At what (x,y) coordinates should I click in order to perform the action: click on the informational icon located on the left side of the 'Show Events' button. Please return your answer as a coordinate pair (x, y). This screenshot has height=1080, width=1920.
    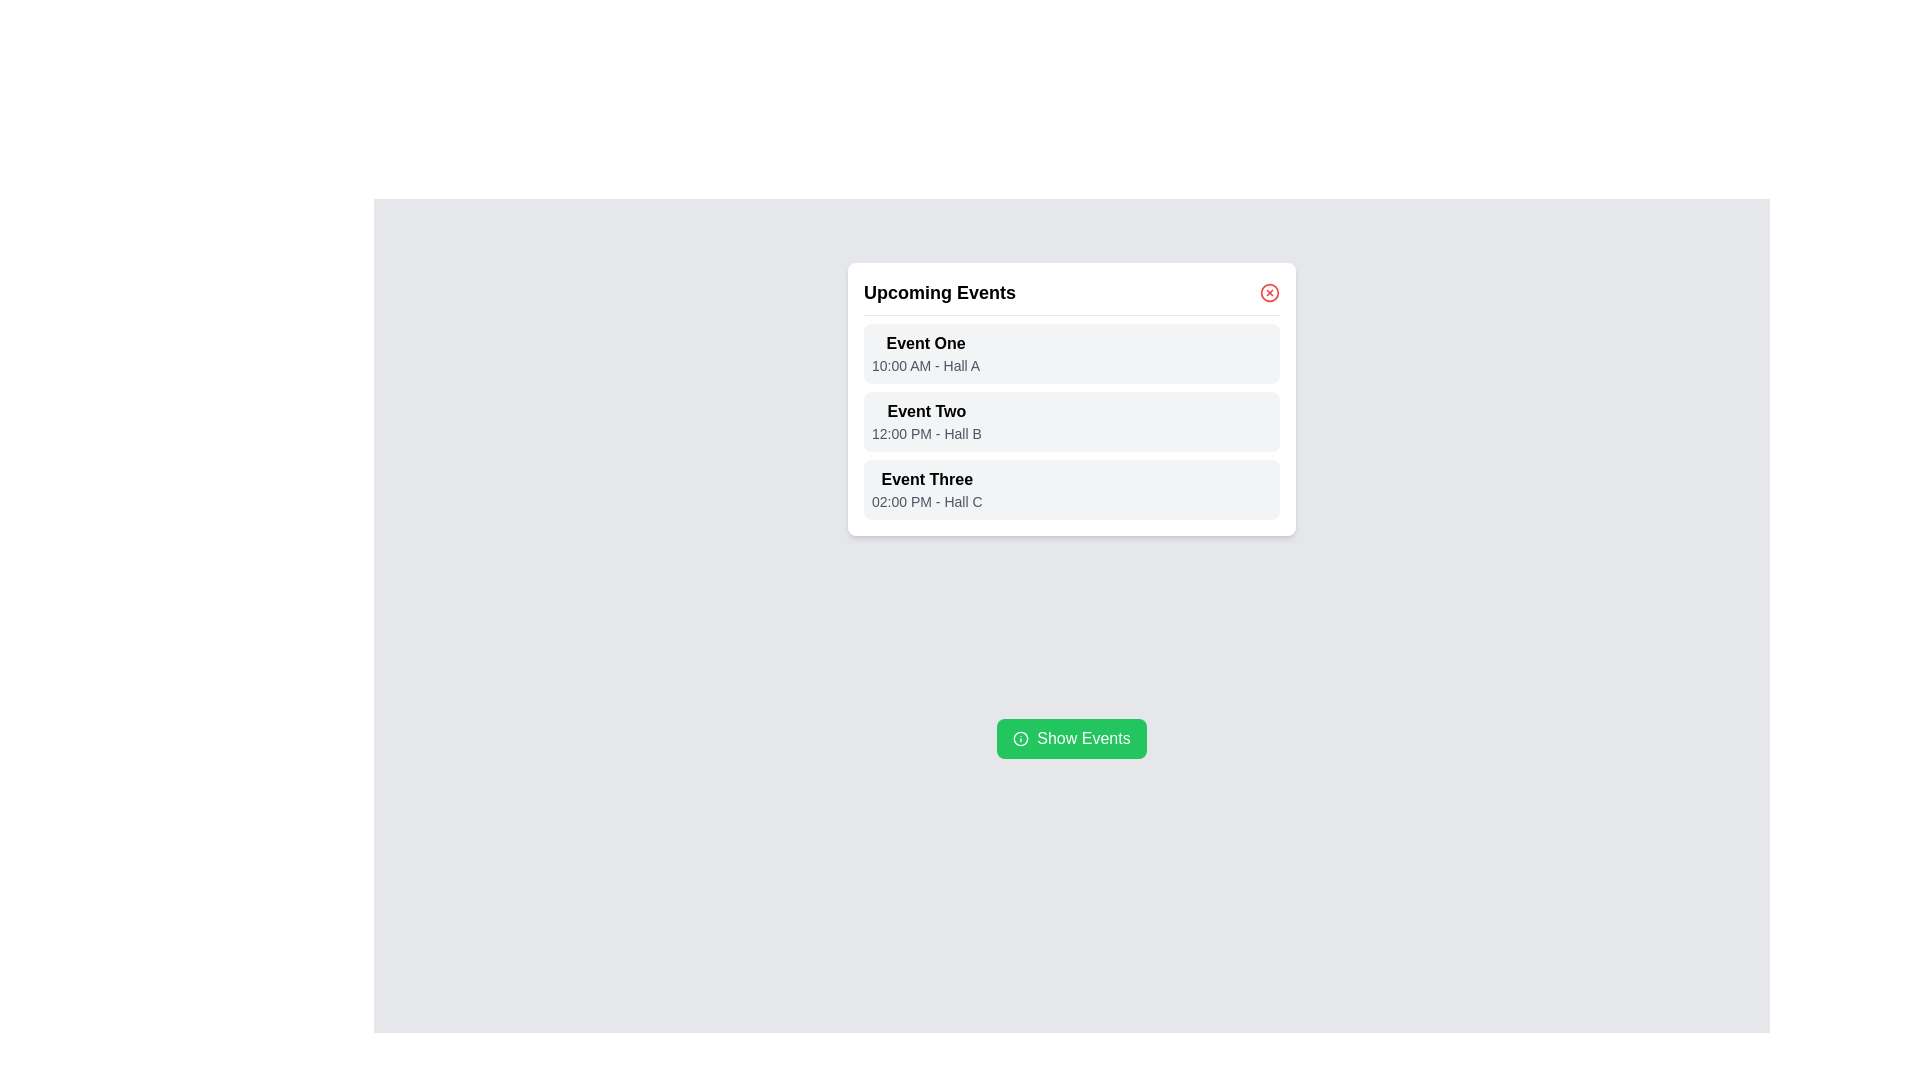
    Looking at the image, I should click on (1021, 739).